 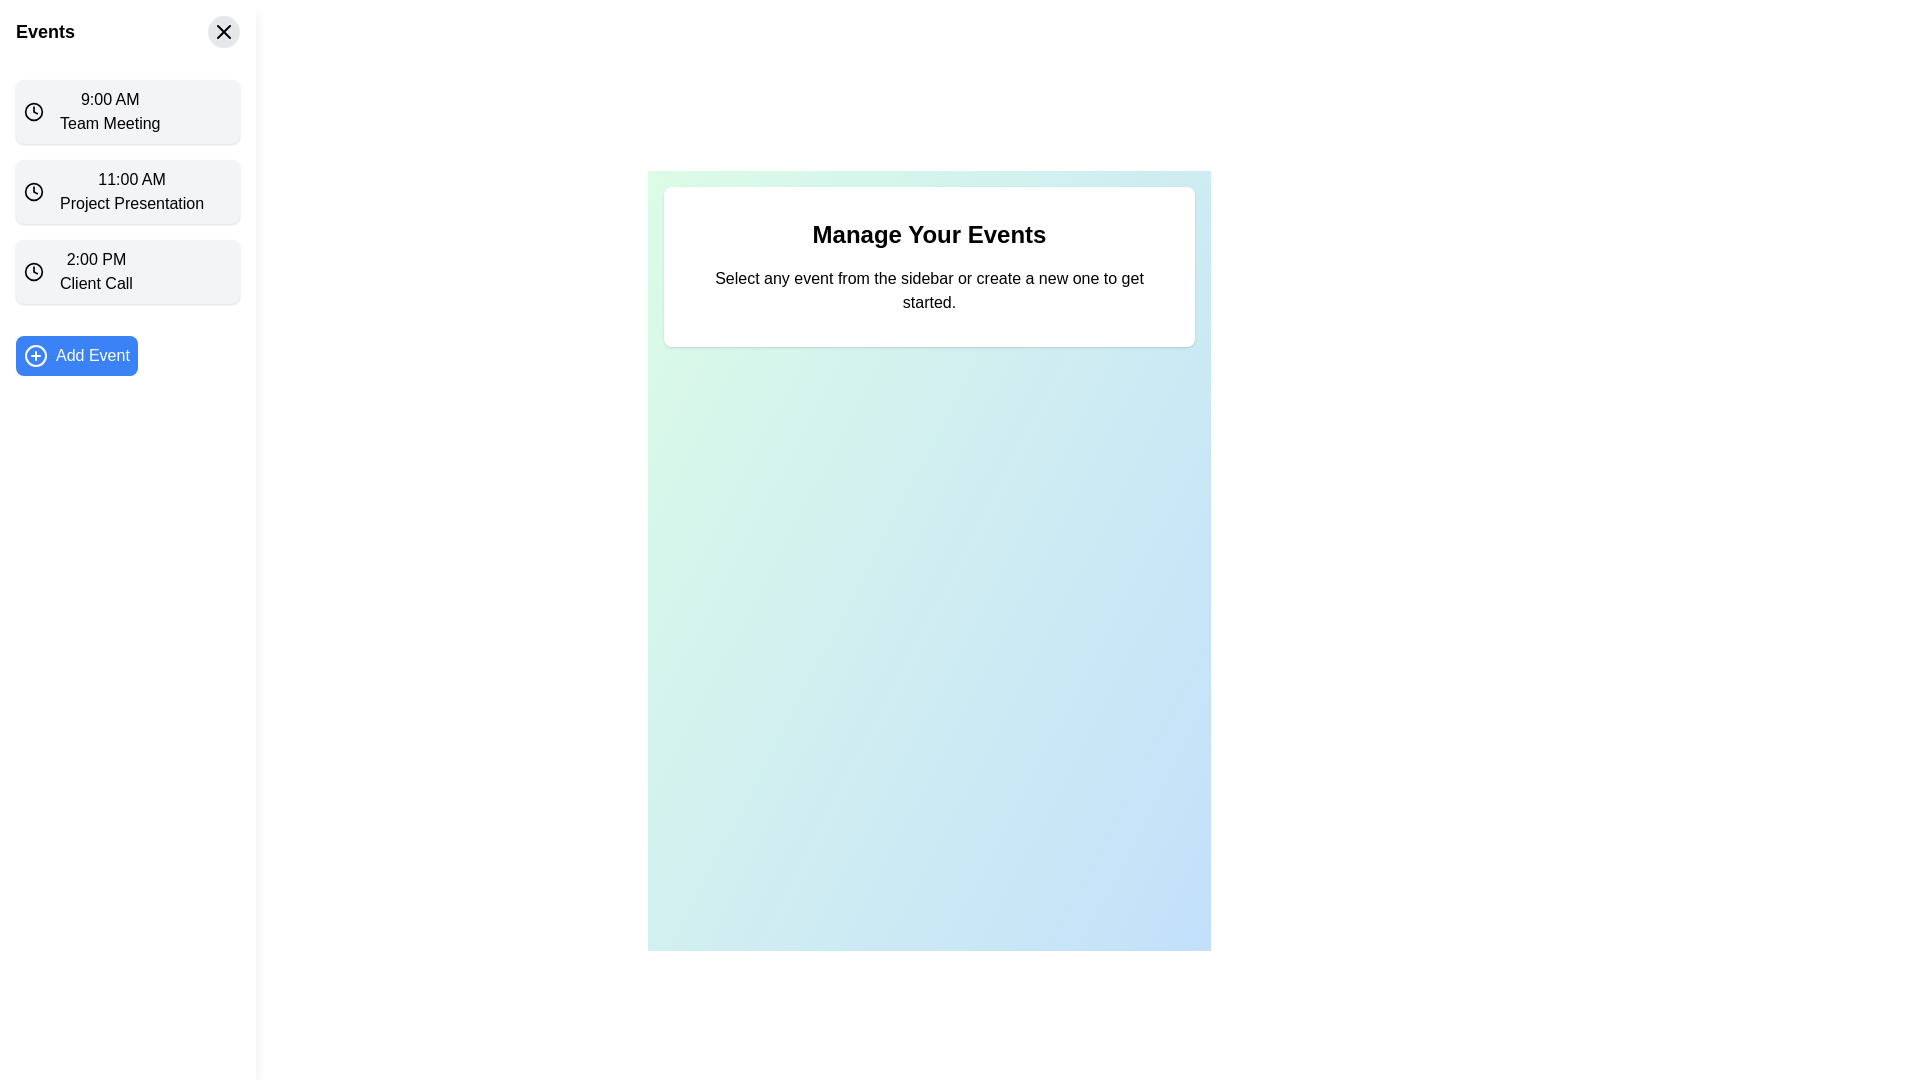 What do you see at coordinates (127, 192) in the screenshot?
I see `the second event card in the schedule interface` at bounding box center [127, 192].